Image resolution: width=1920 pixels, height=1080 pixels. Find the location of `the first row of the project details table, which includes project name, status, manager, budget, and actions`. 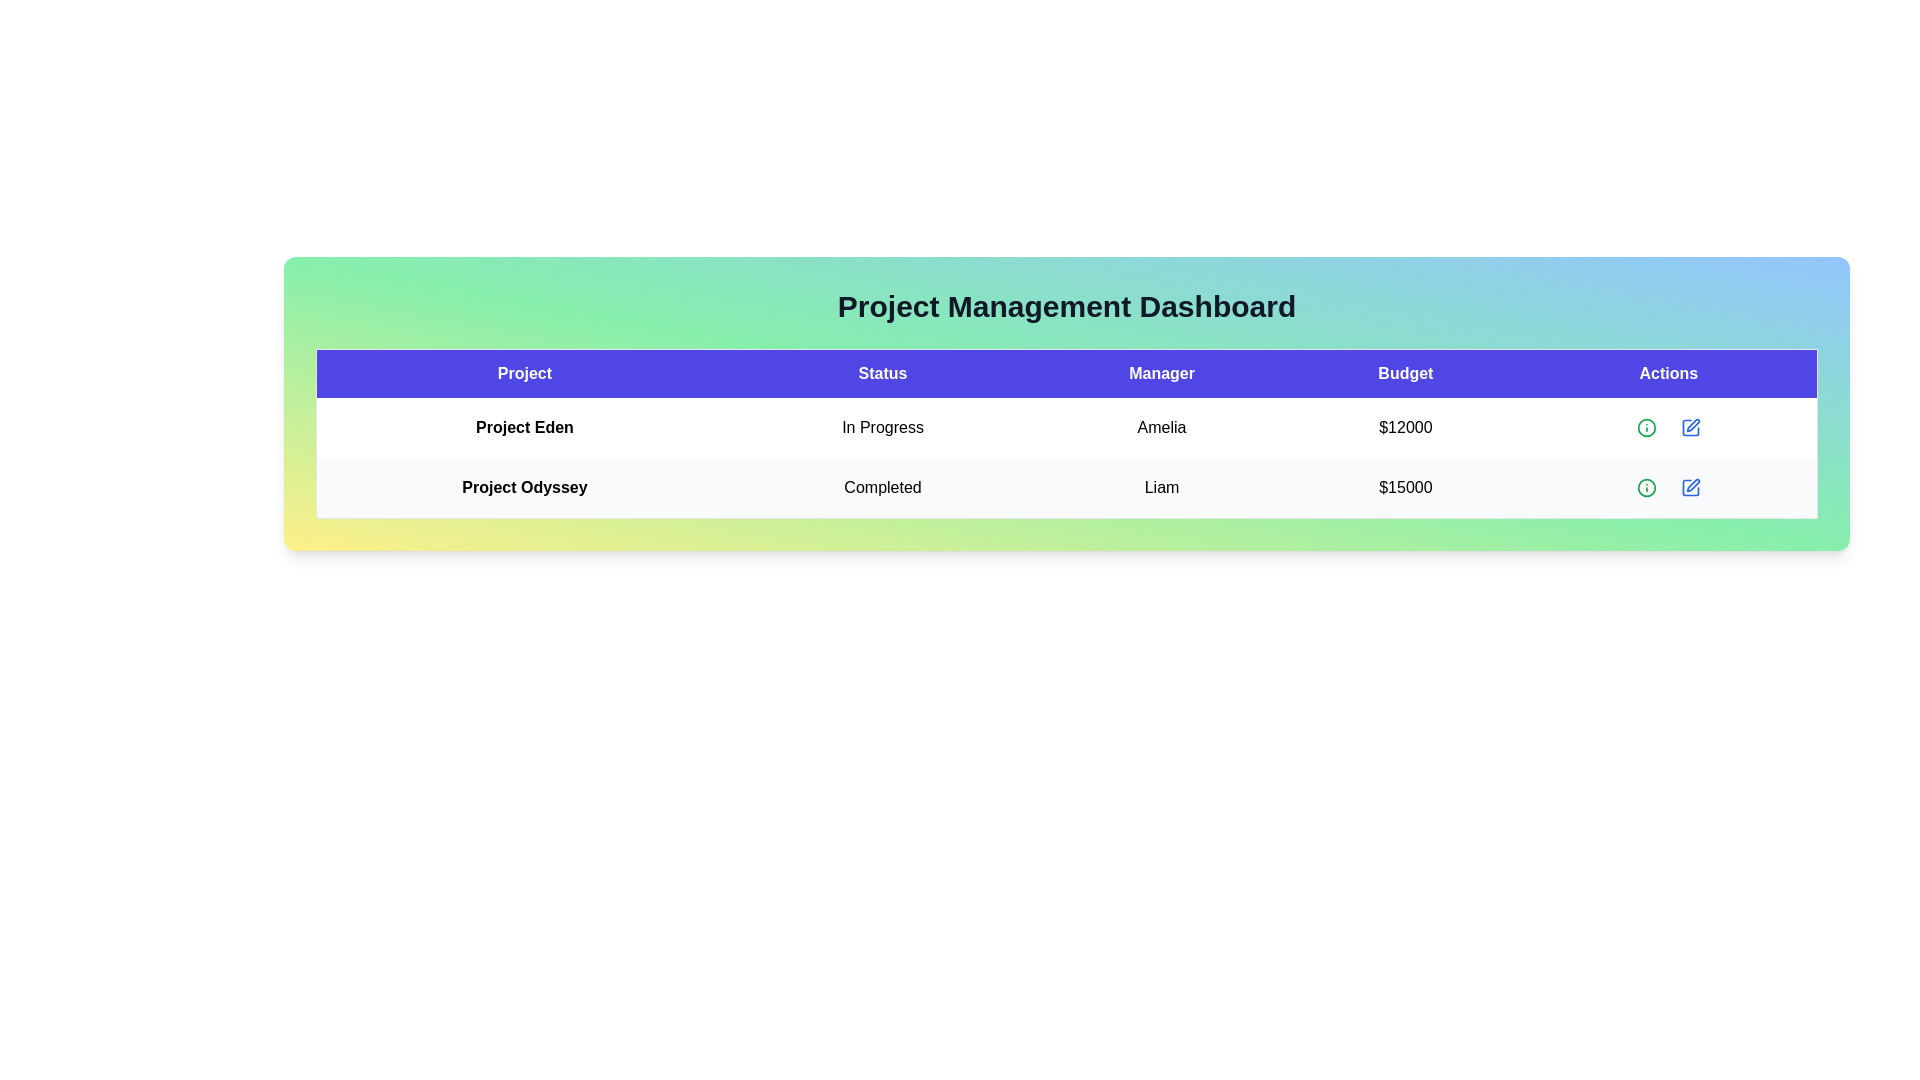

the first row of the project details table, which includes project name, status, manager, budget, and actions is located at coordinates (1065, 427).